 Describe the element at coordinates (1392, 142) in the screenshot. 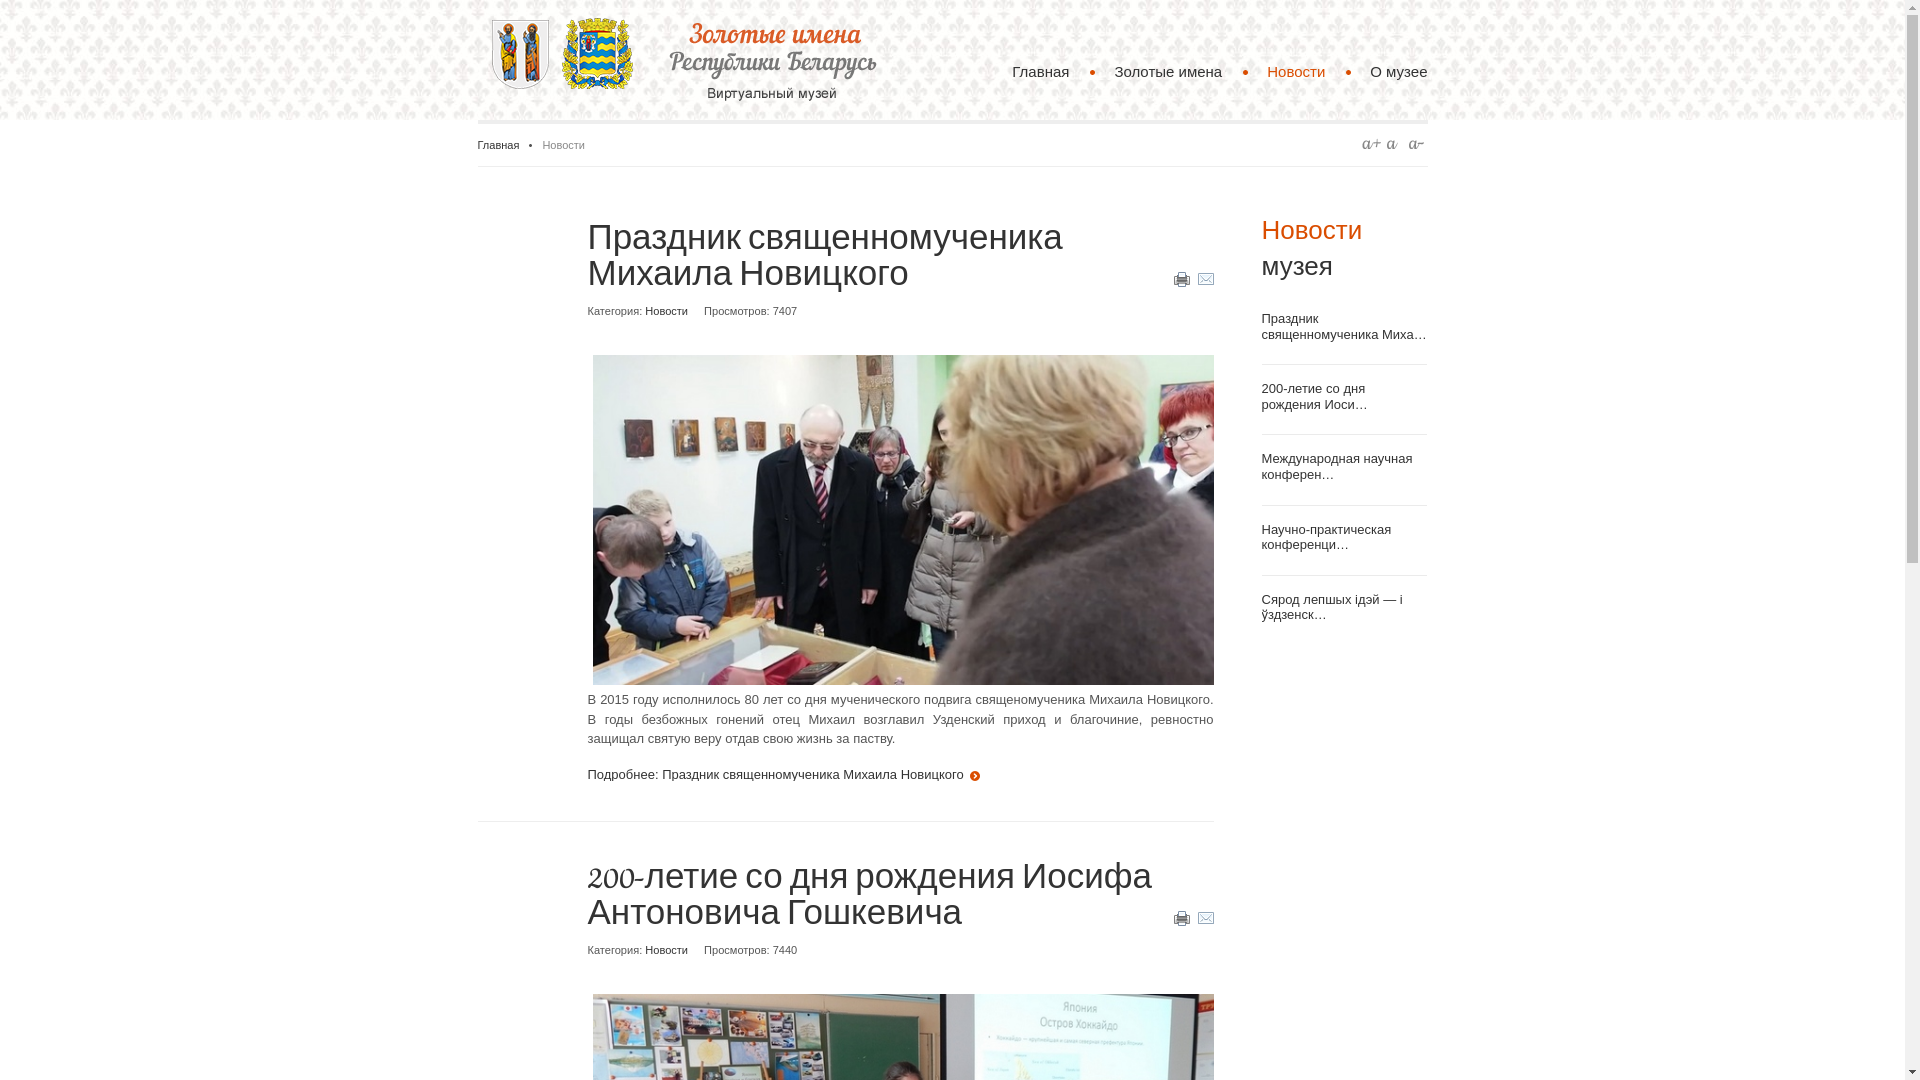

I see `'A'` at that location.